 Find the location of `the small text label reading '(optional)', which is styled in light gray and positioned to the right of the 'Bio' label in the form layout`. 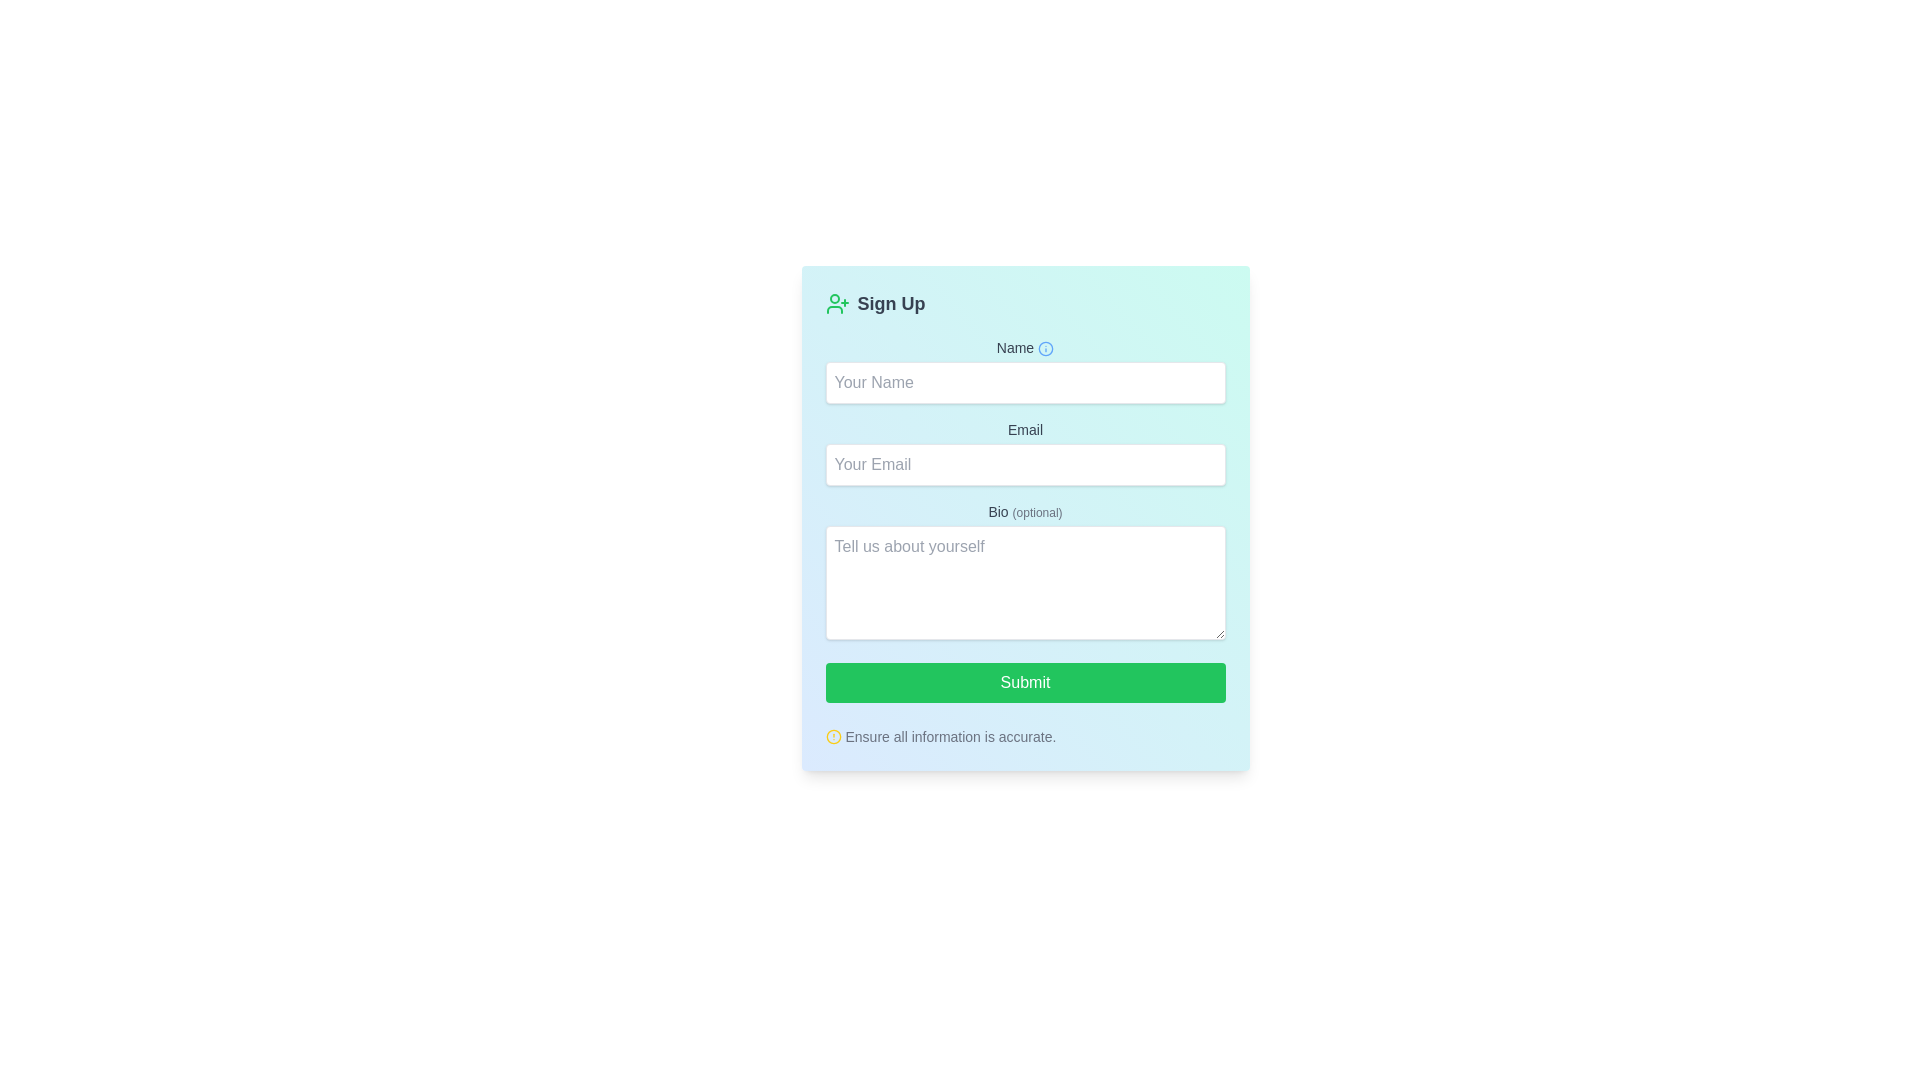

the small text label reading '(optional)', which is styled in light gray and positioned to the right of the 'Bio' label in the form layout is located at coordinates (1037, 512).